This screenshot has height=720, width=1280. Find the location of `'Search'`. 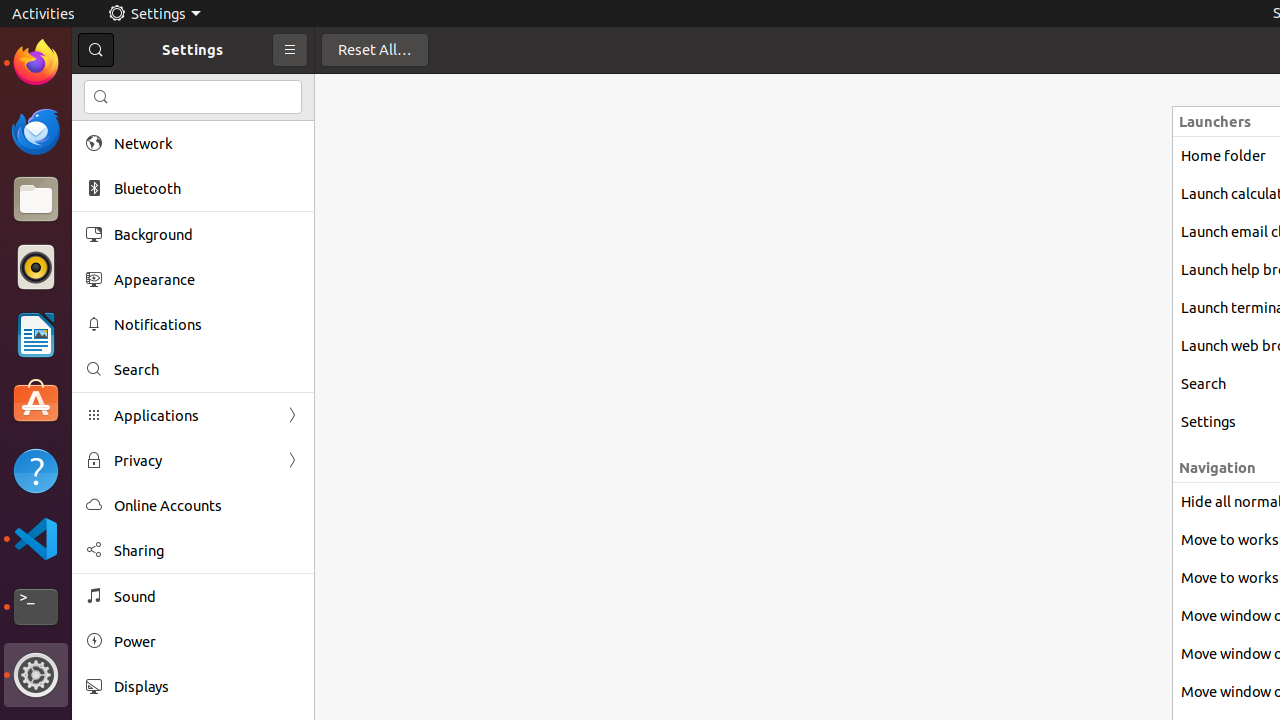

'Search' is located at coordinates (206, 369).